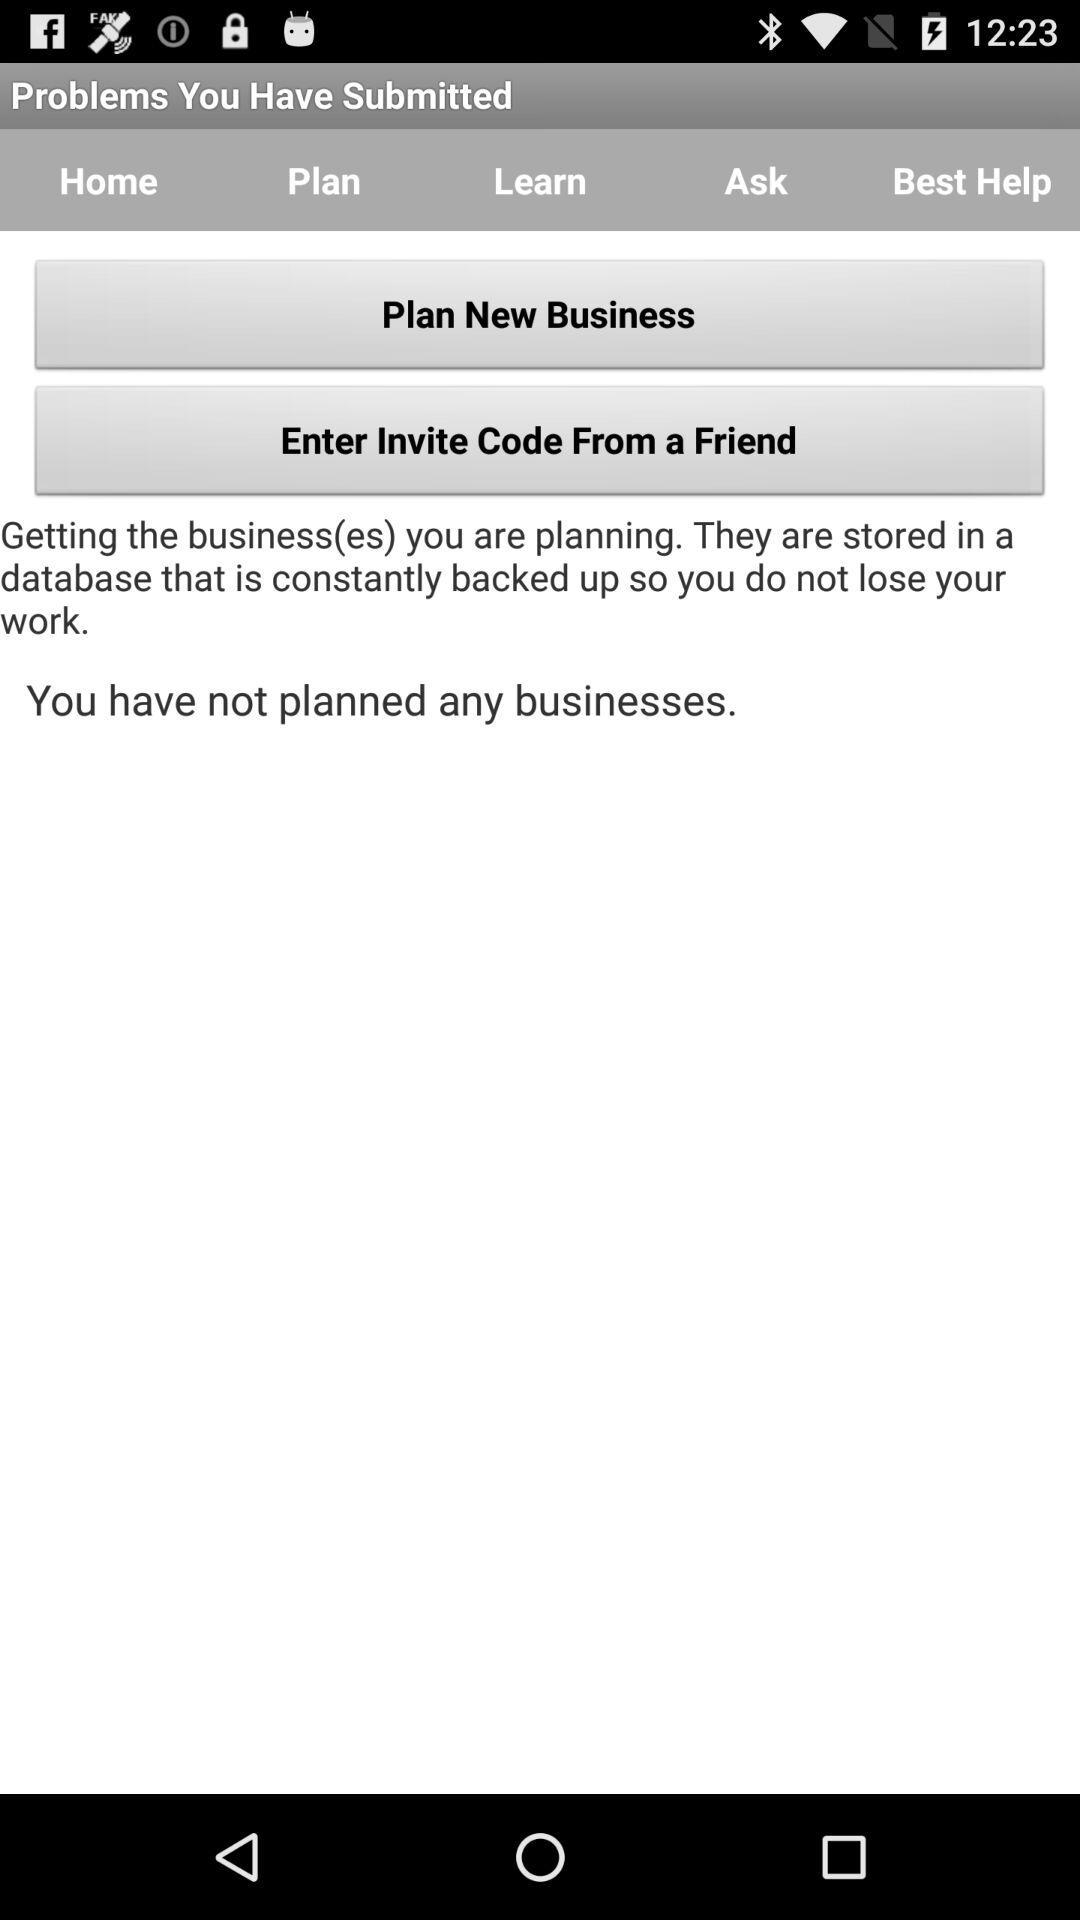 This screenshot has width=1080, height=1920. What do you see at coordinates (971, 180) in the screenshot?
I see `the item below the problems you have item` at bounding box center [971, 180].